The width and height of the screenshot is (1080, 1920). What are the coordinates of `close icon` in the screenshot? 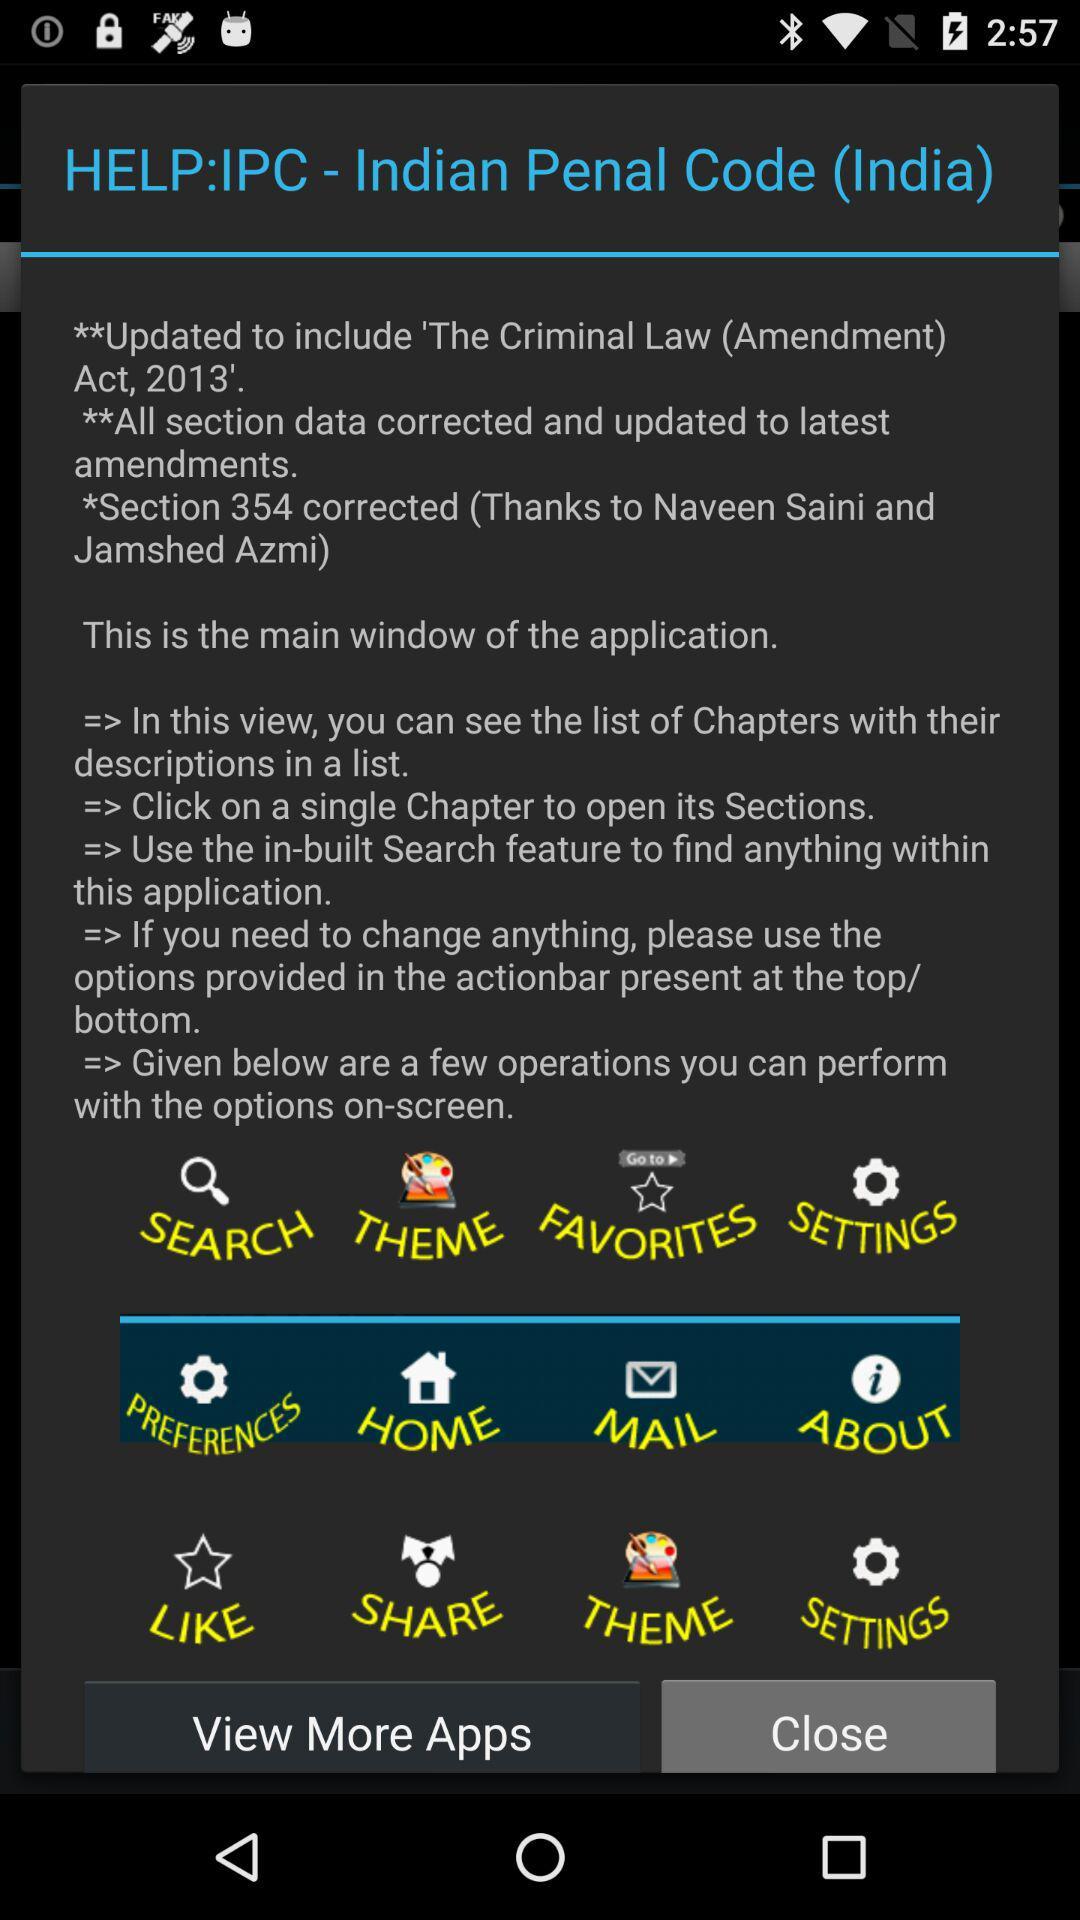 It's located at (828, 1720).